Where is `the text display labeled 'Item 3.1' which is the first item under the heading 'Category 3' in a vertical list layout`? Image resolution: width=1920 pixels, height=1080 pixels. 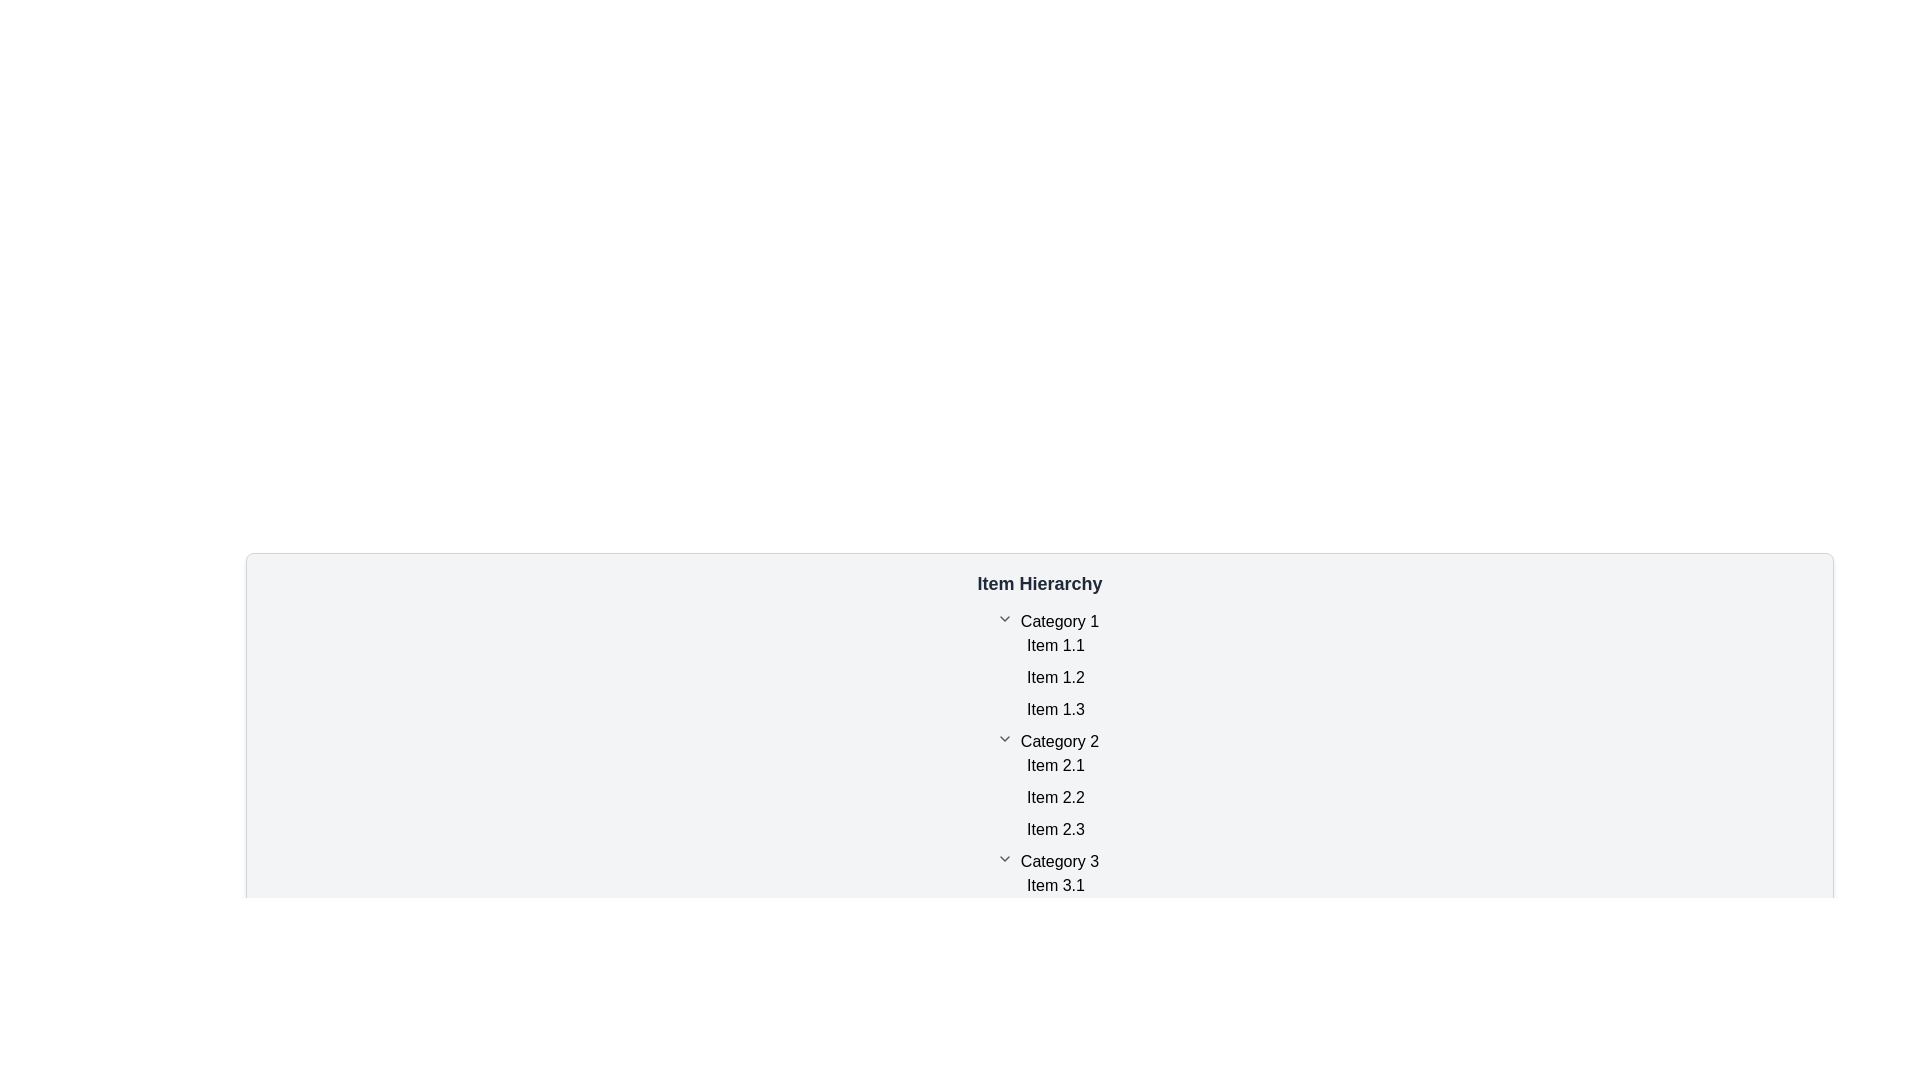 the text display labeled 'Item 3.1' which is the first item under the heading 'Category 3' in a vertical list layout is located at coordinates (1055, 885).